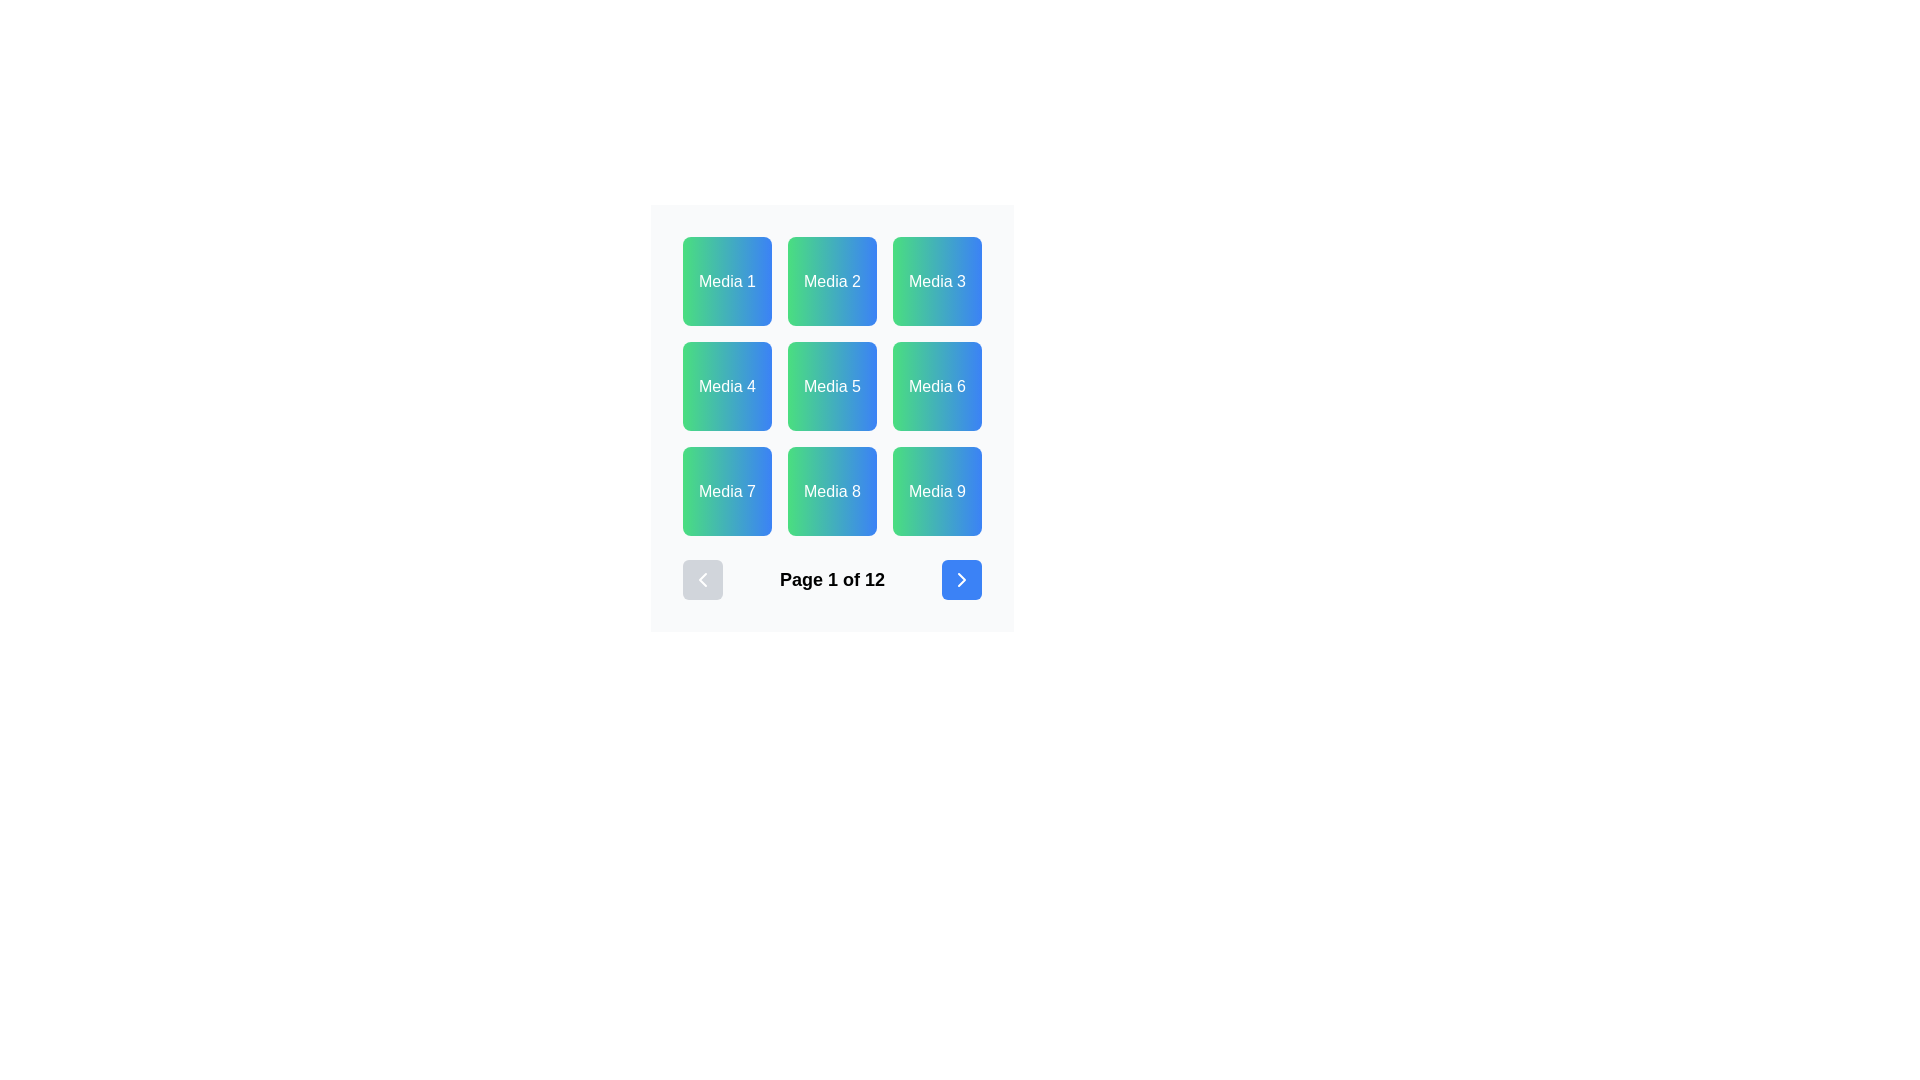  What do you see at coordinates (936, 386) in the screenshot?
I see `the interactive tile labeled 'Media 6', which is a square tile with a gradient background from green to blue and contains the text 'Media 6' centered in white` at bounding box center [936, 386].